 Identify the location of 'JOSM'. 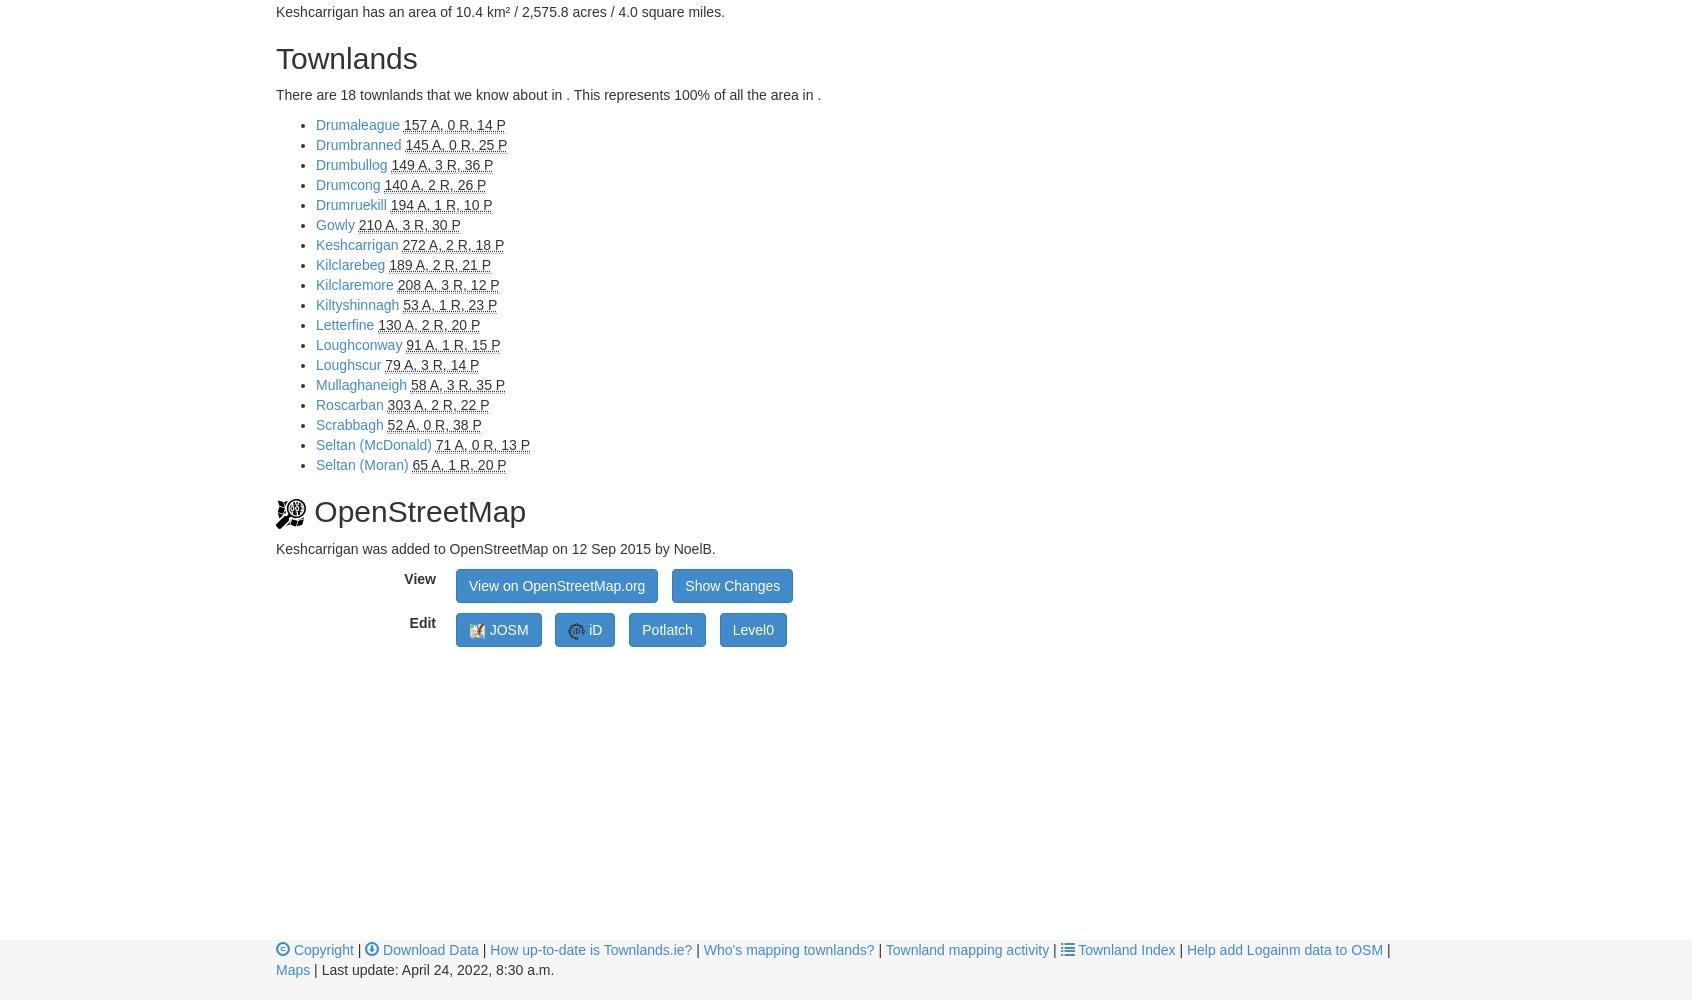
(506, 630).